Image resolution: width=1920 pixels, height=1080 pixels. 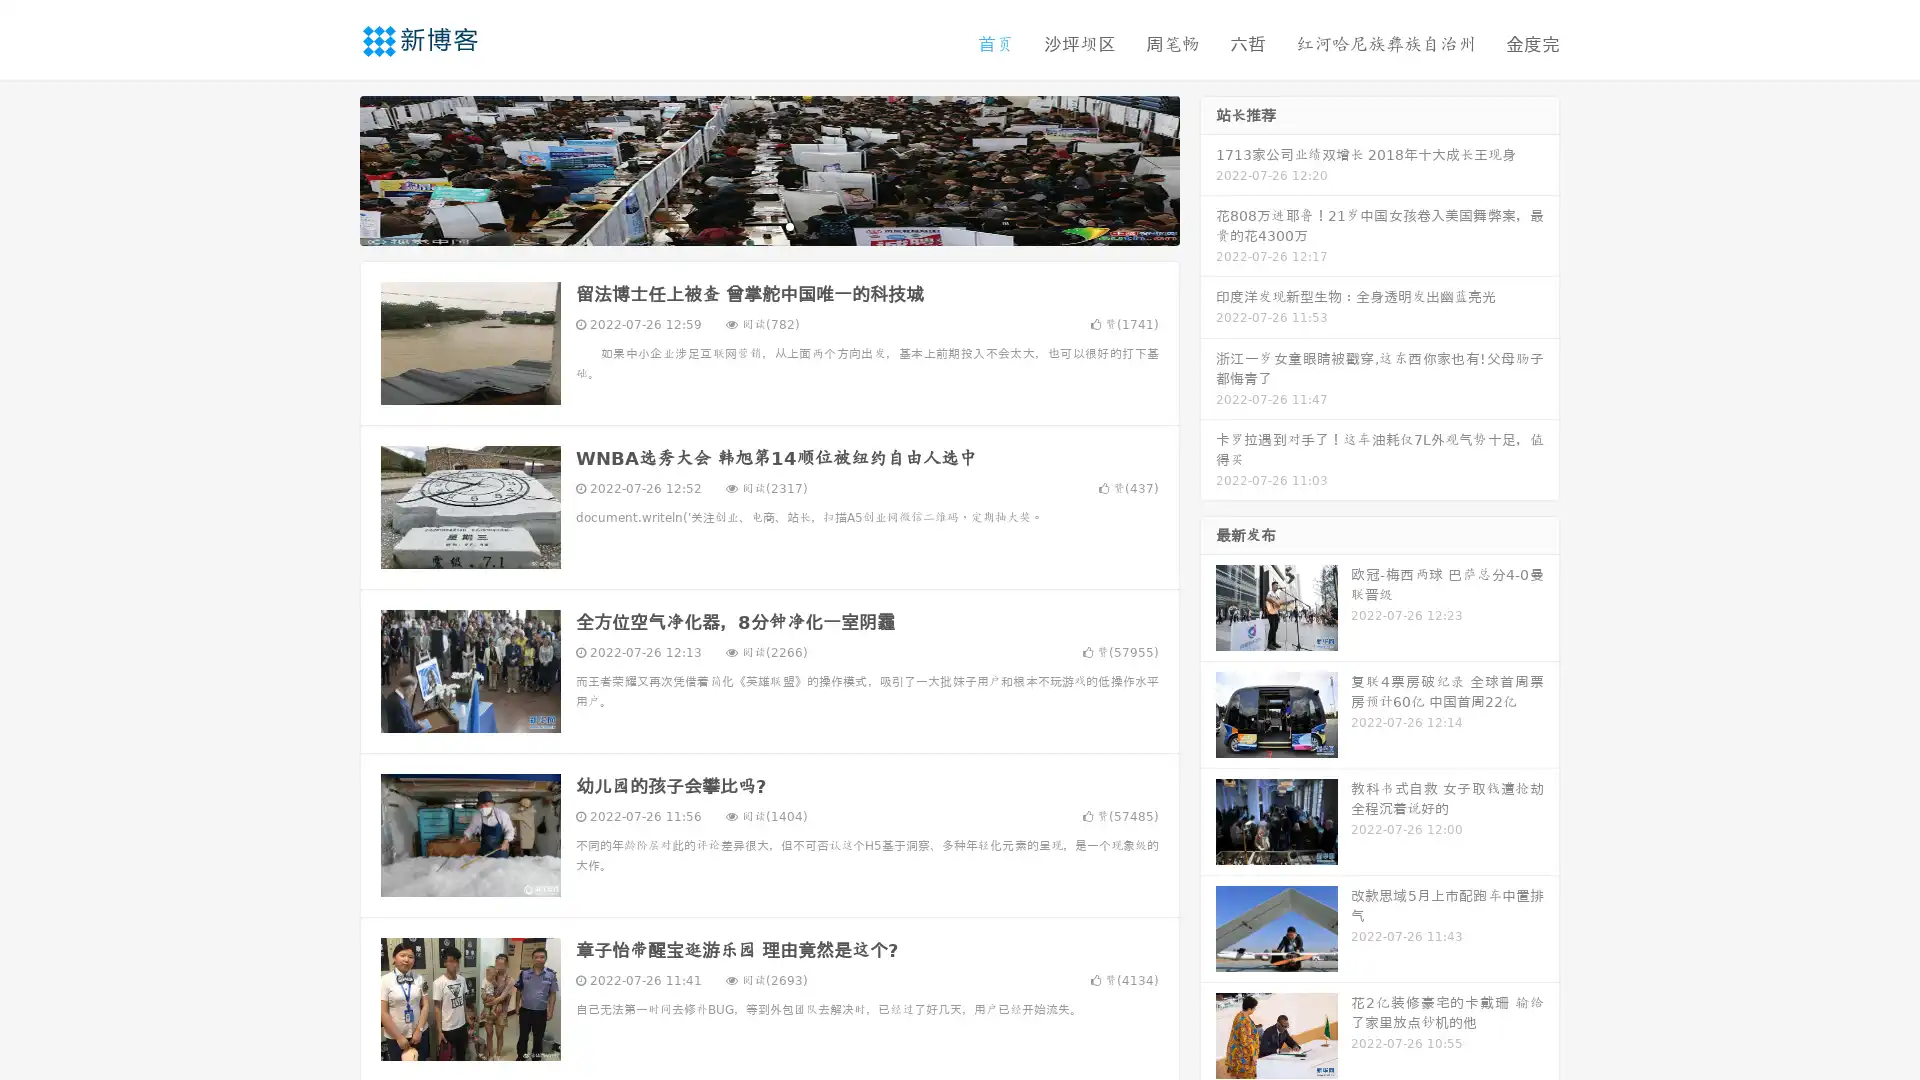 I want to click on Go to slide 2, so click(x=768, y=225).